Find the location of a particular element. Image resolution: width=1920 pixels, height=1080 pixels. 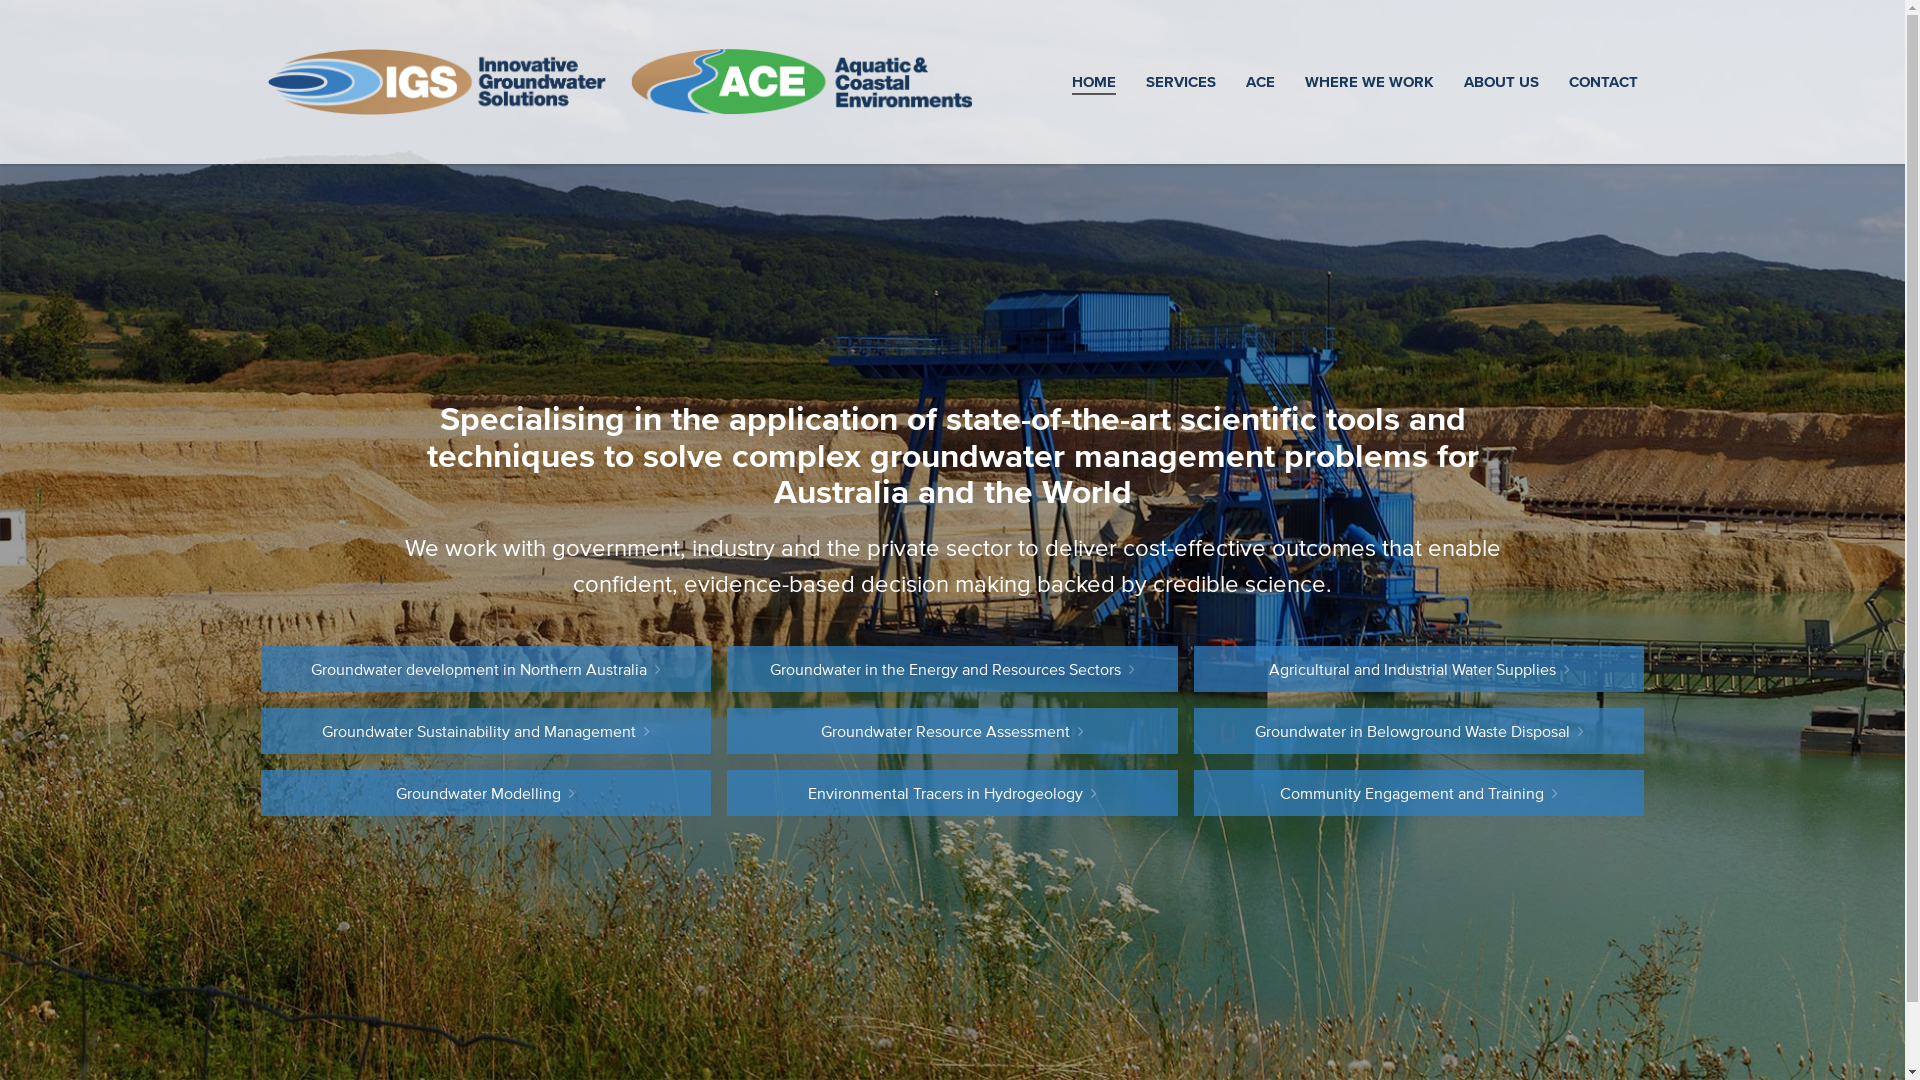

'Groundwater Modelling  ' is located at coordinates (485, 792).